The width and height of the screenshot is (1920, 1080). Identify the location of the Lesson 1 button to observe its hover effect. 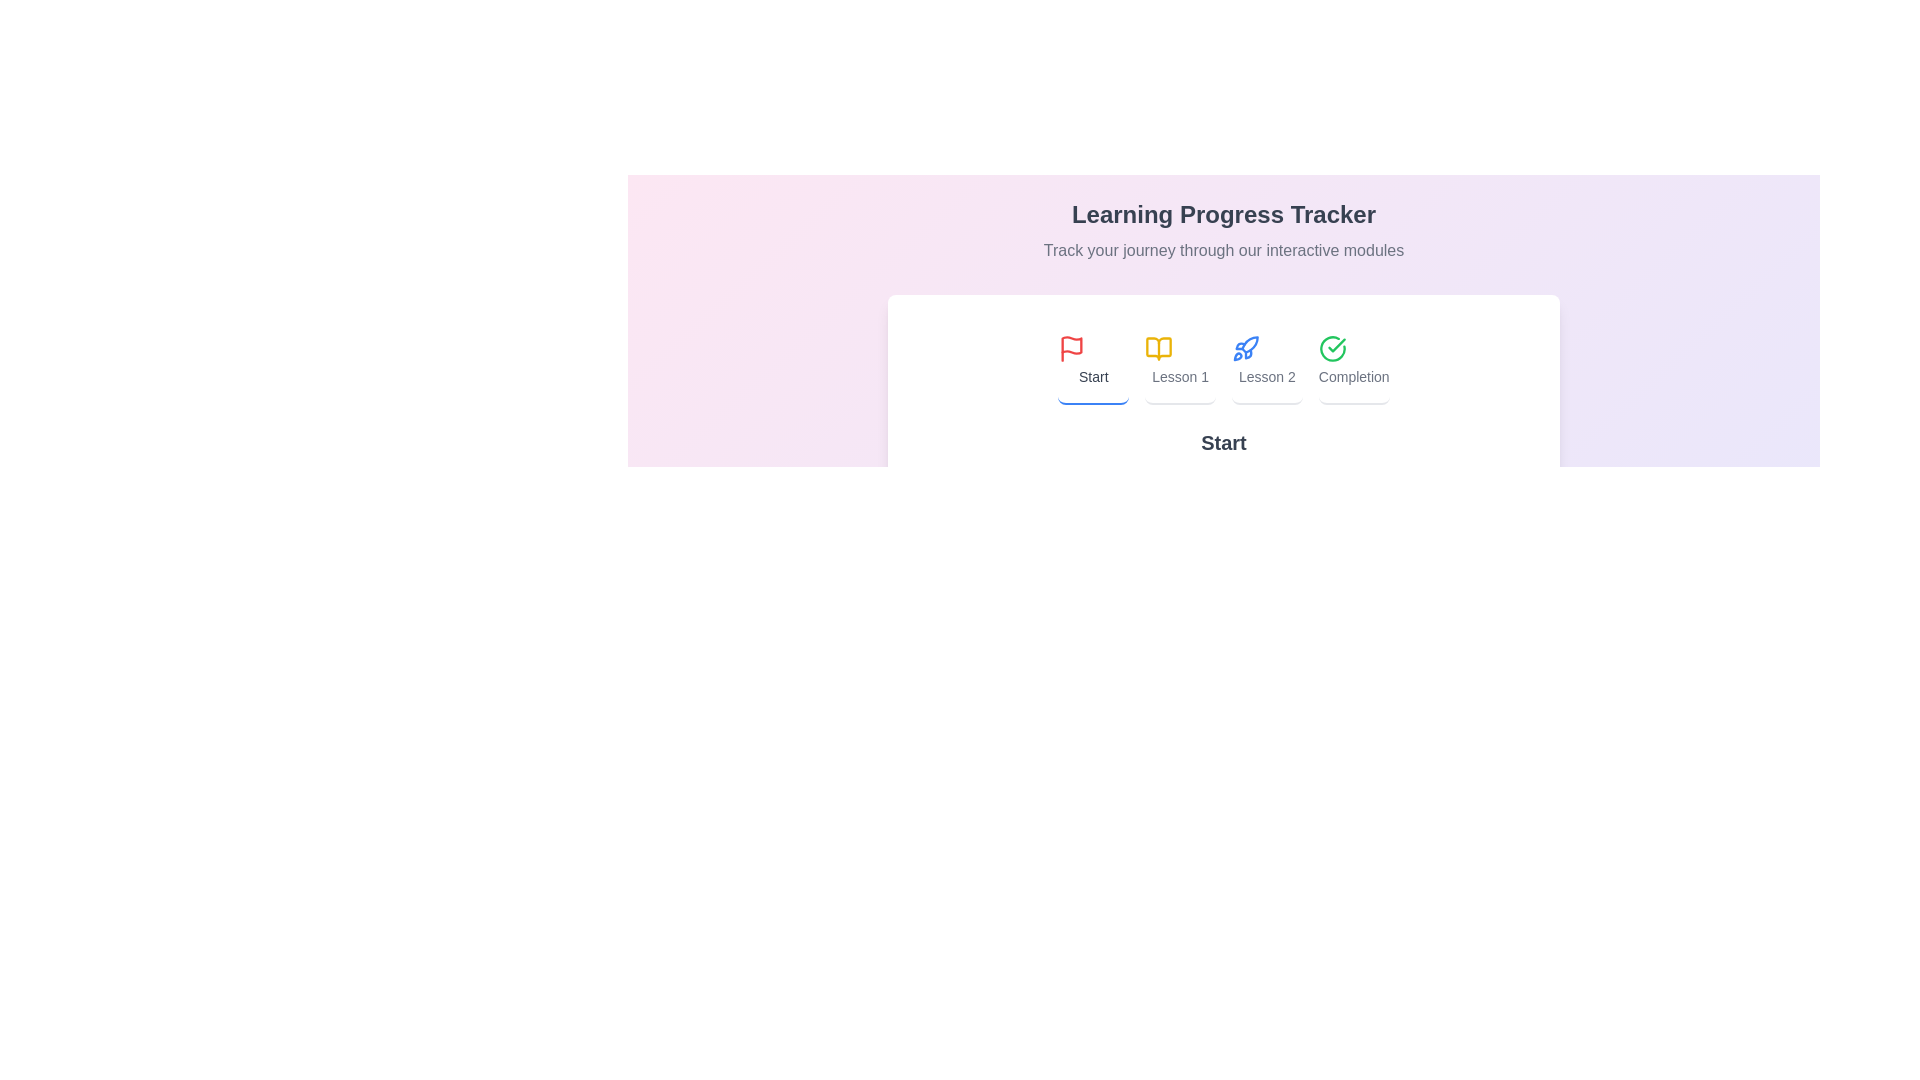
(1180, 362).